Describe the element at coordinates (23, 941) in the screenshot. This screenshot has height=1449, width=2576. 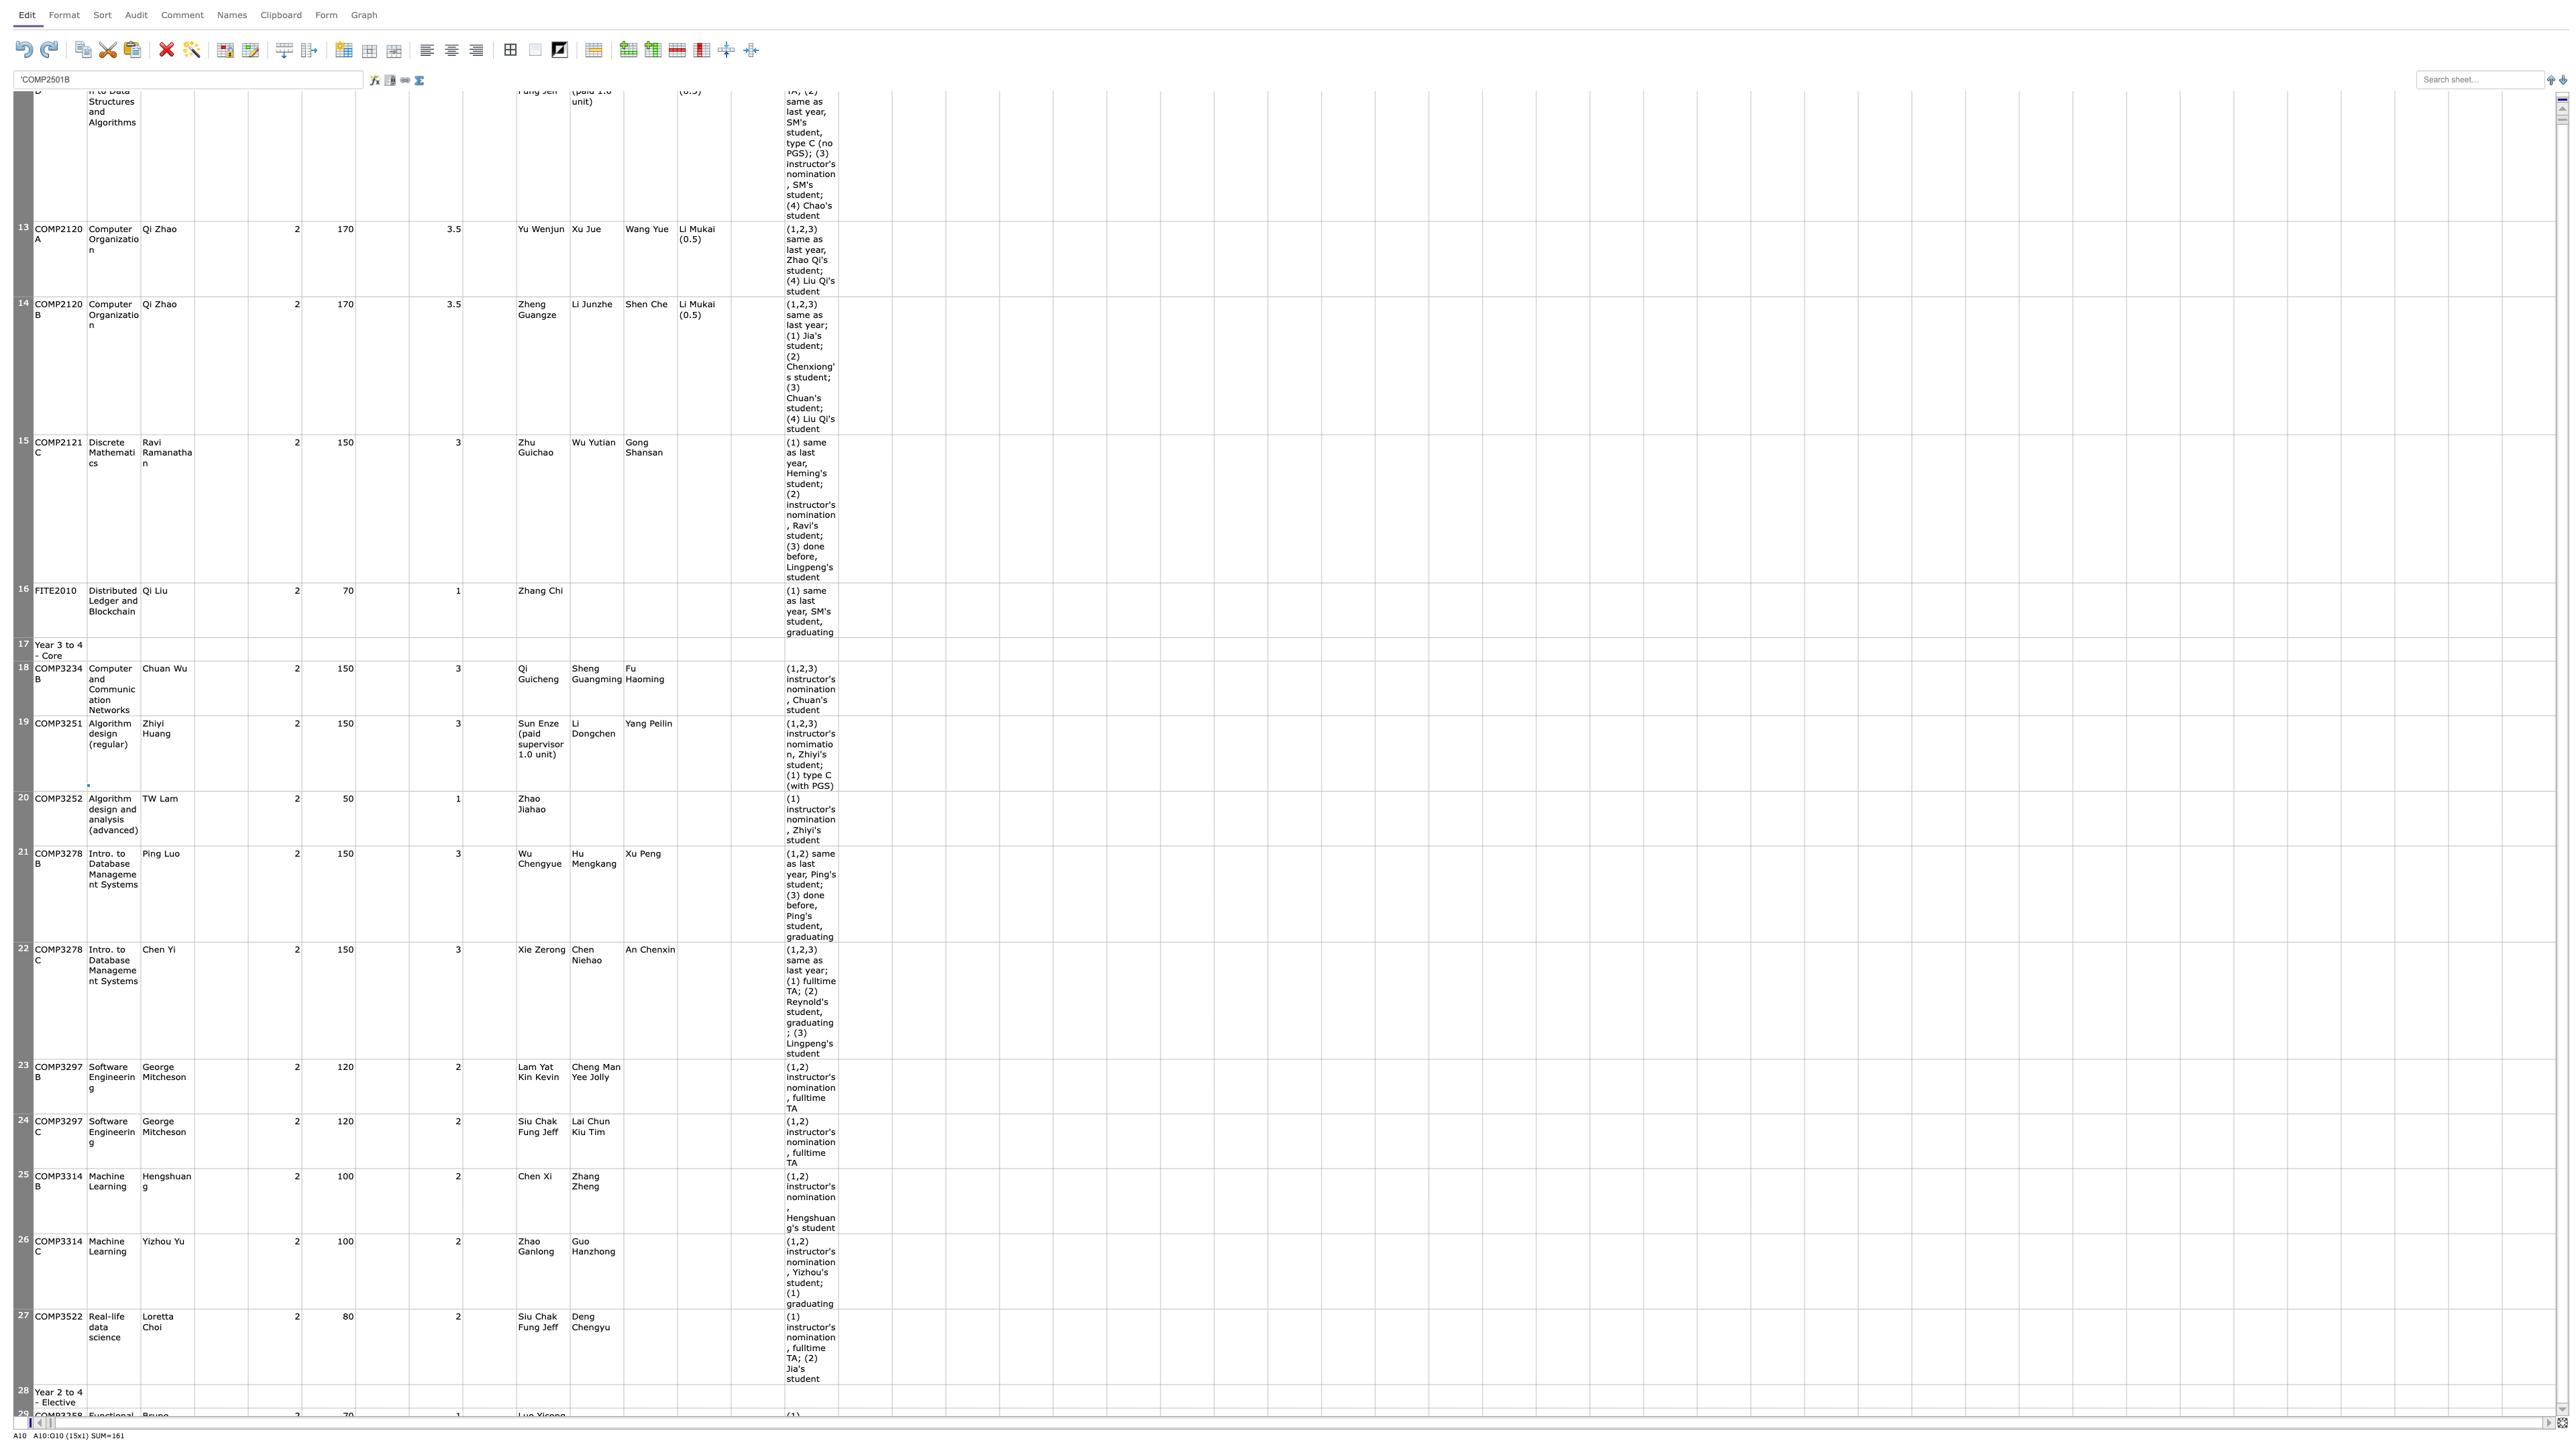
I see `the bottom edge of row 21 header to resize` at that location.